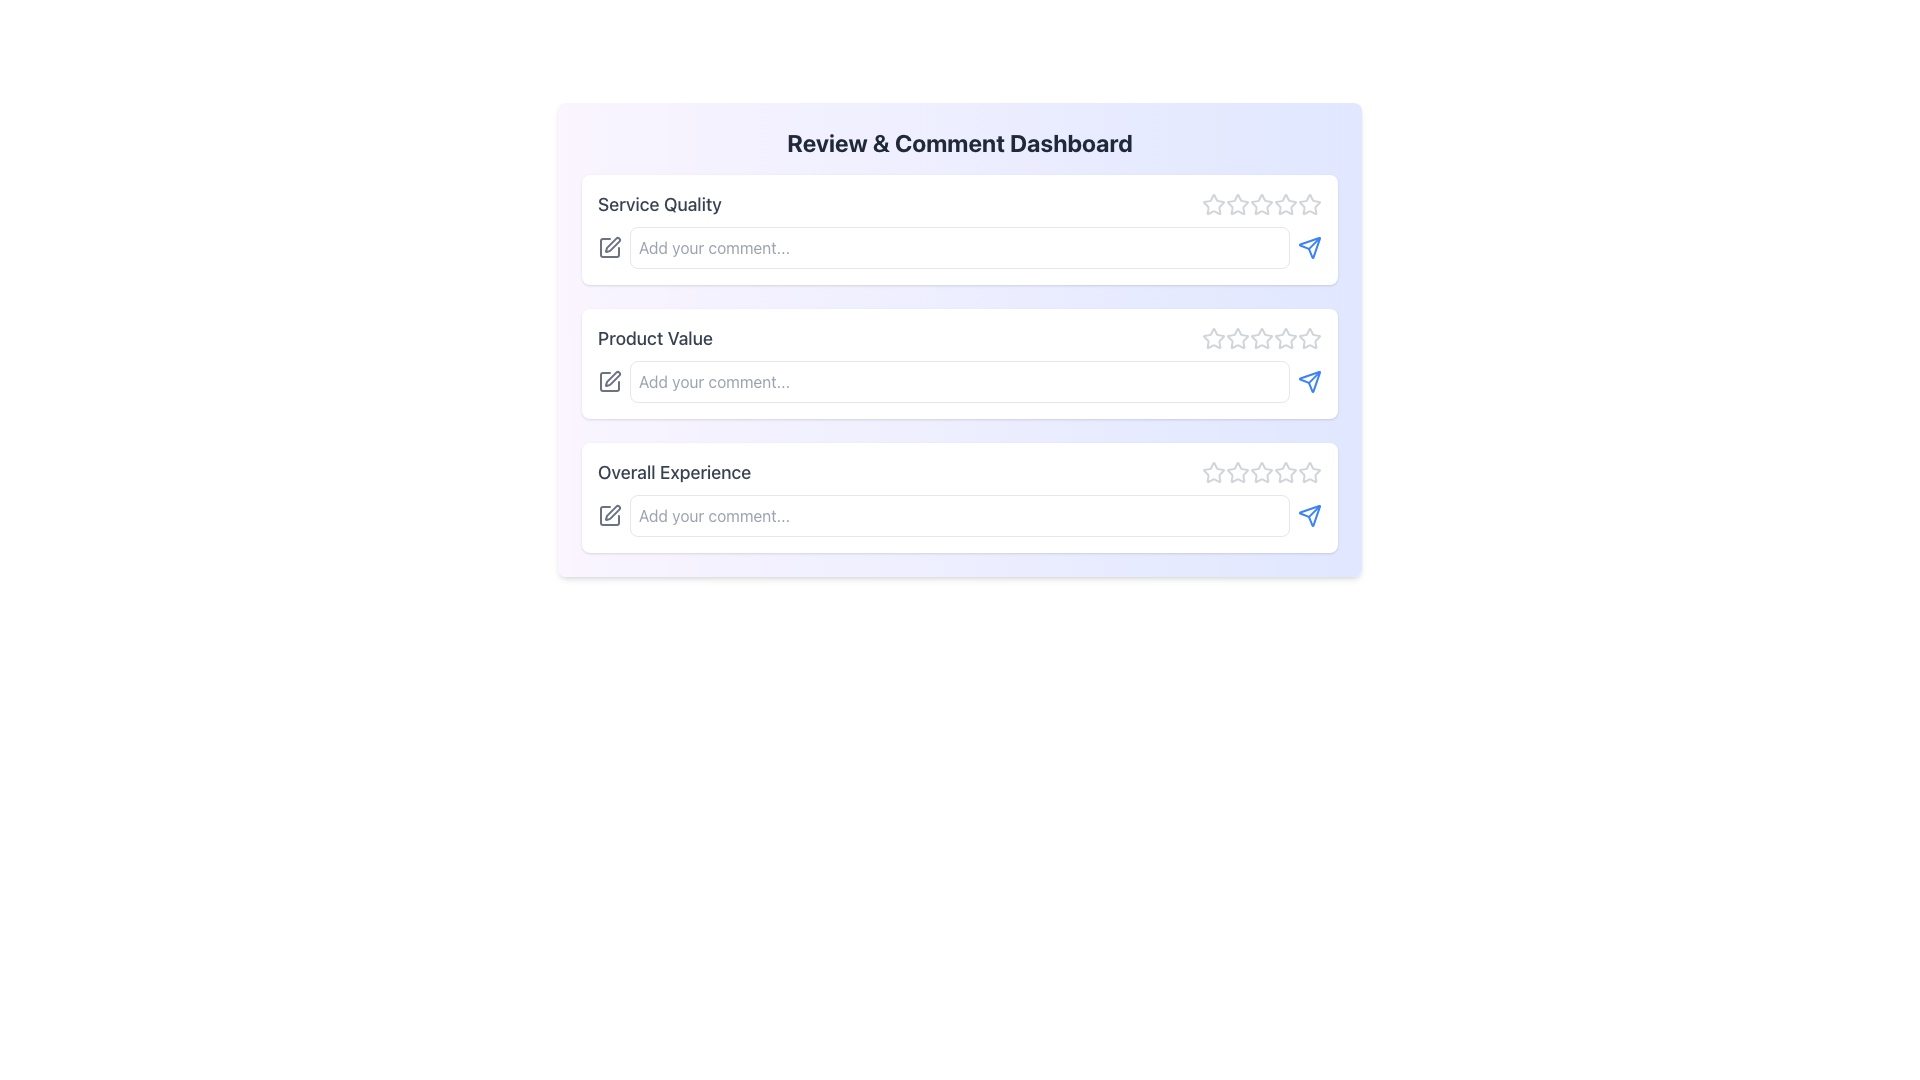  What do you see at coordinates (1310, 204) in the screenshot?
I see `the fifth star icon in the 'Service Quality' section` at bounding box center [1310, 204].